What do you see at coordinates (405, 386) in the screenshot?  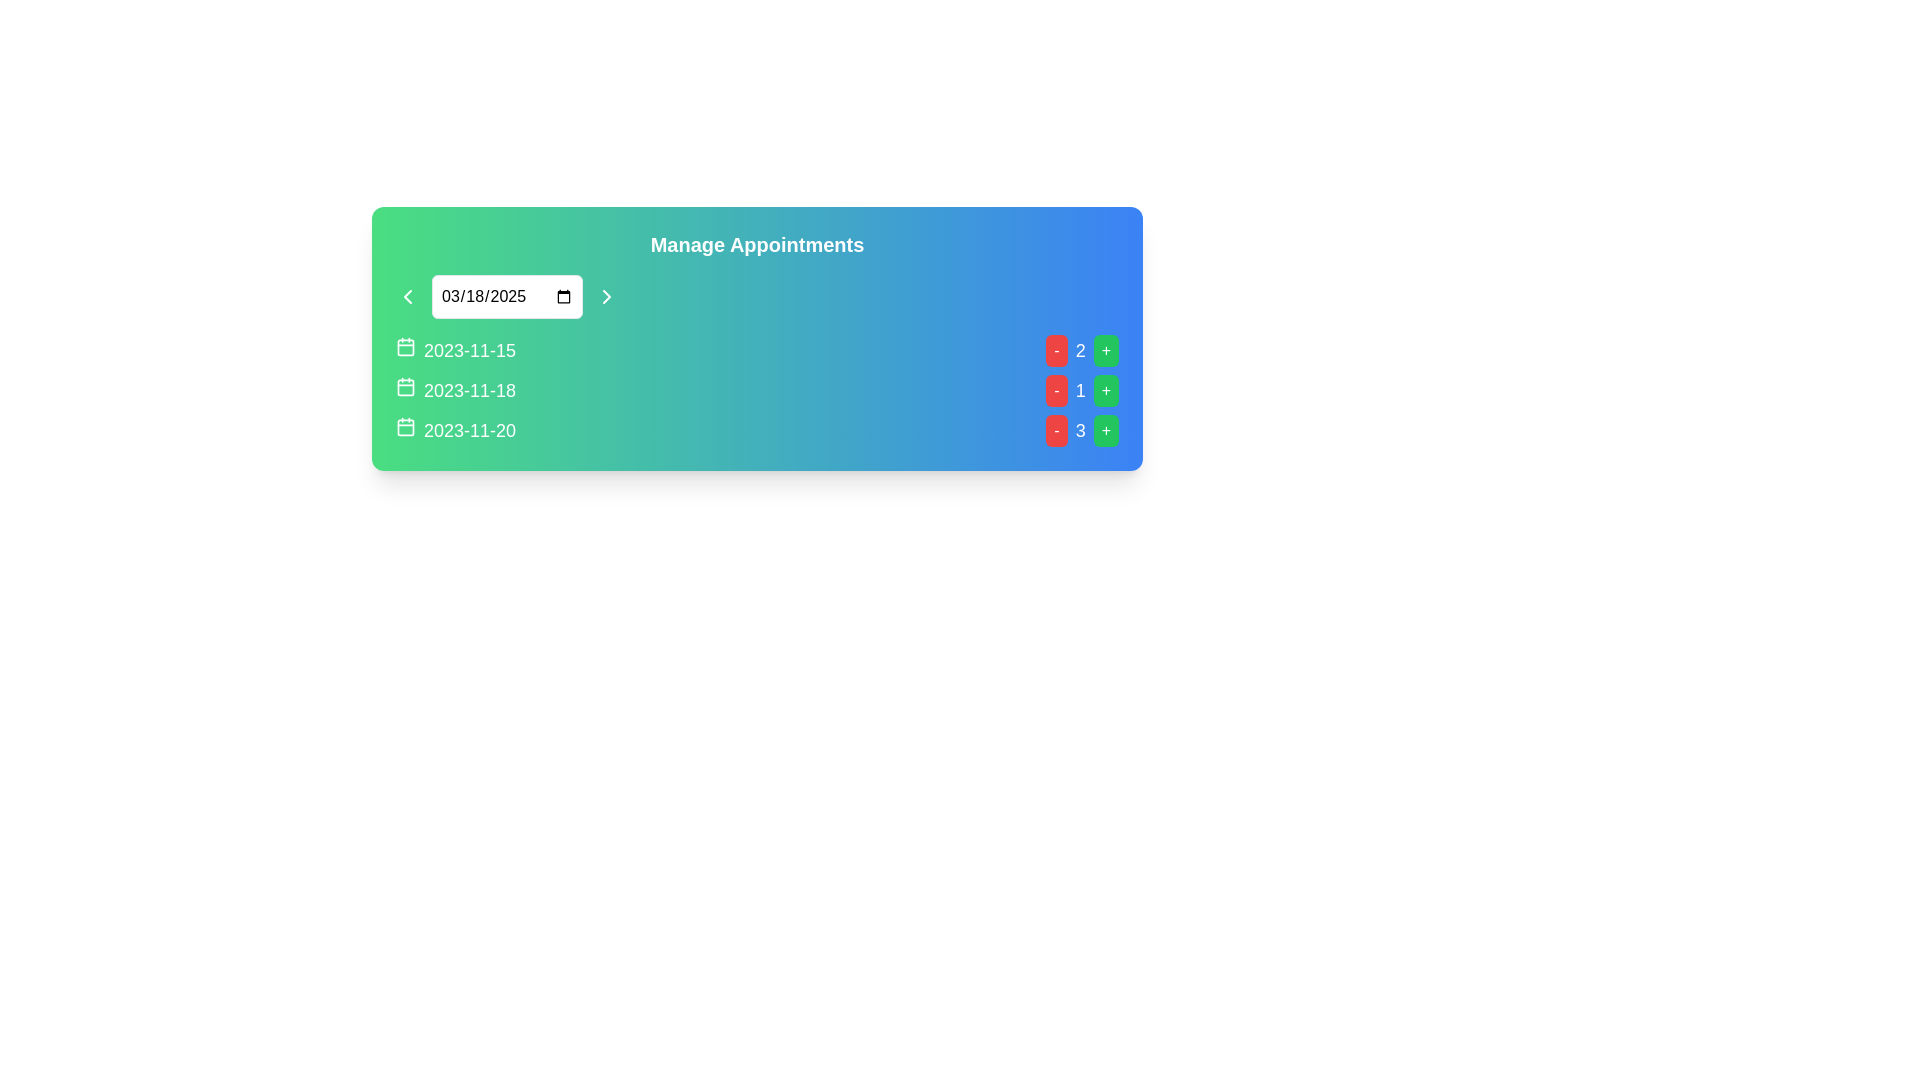 I see `the calendar icon associated with the date '2023-11-18' in the Manage Appointments list` at bounding box center [405, 386].